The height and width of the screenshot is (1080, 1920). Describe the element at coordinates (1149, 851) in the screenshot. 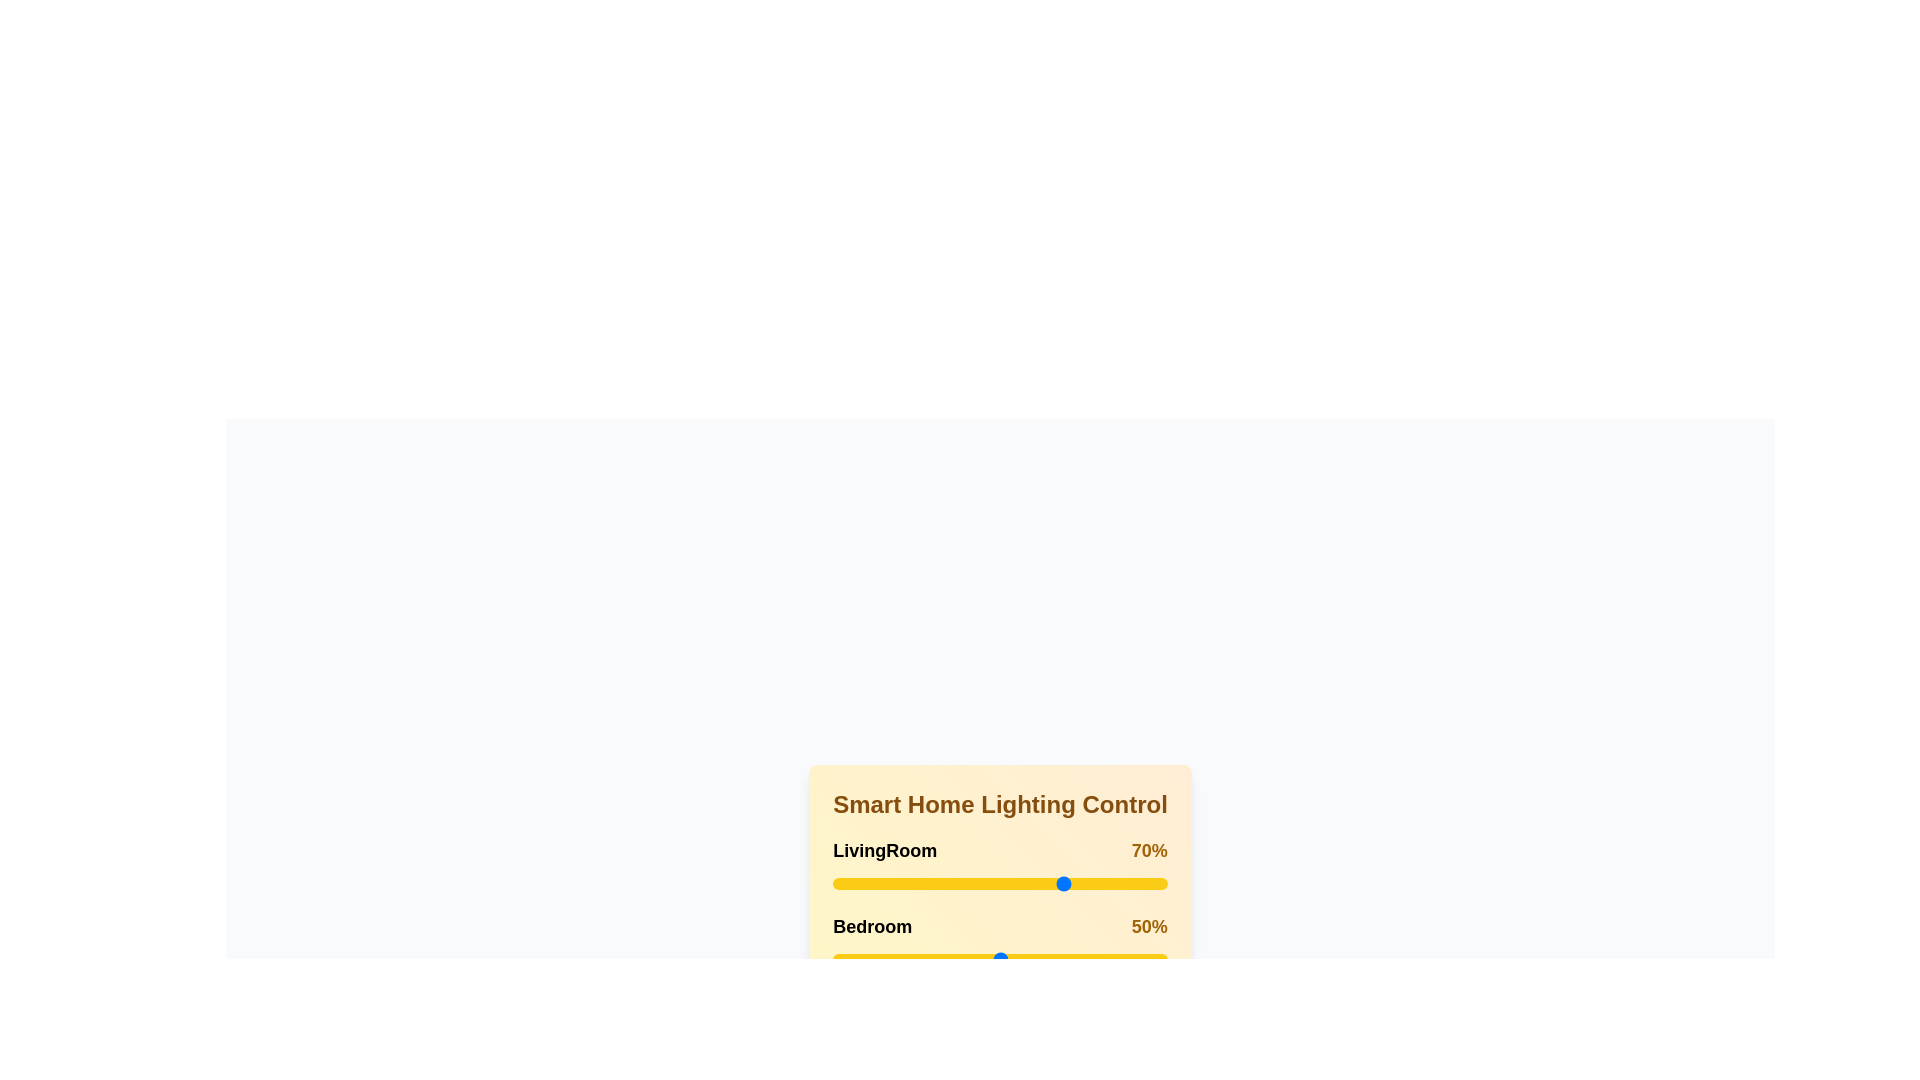

I see `static text label displaying '70%' in bold yellow text, positioned within the 'LivingRoom' block, to interpret the value` at that location.